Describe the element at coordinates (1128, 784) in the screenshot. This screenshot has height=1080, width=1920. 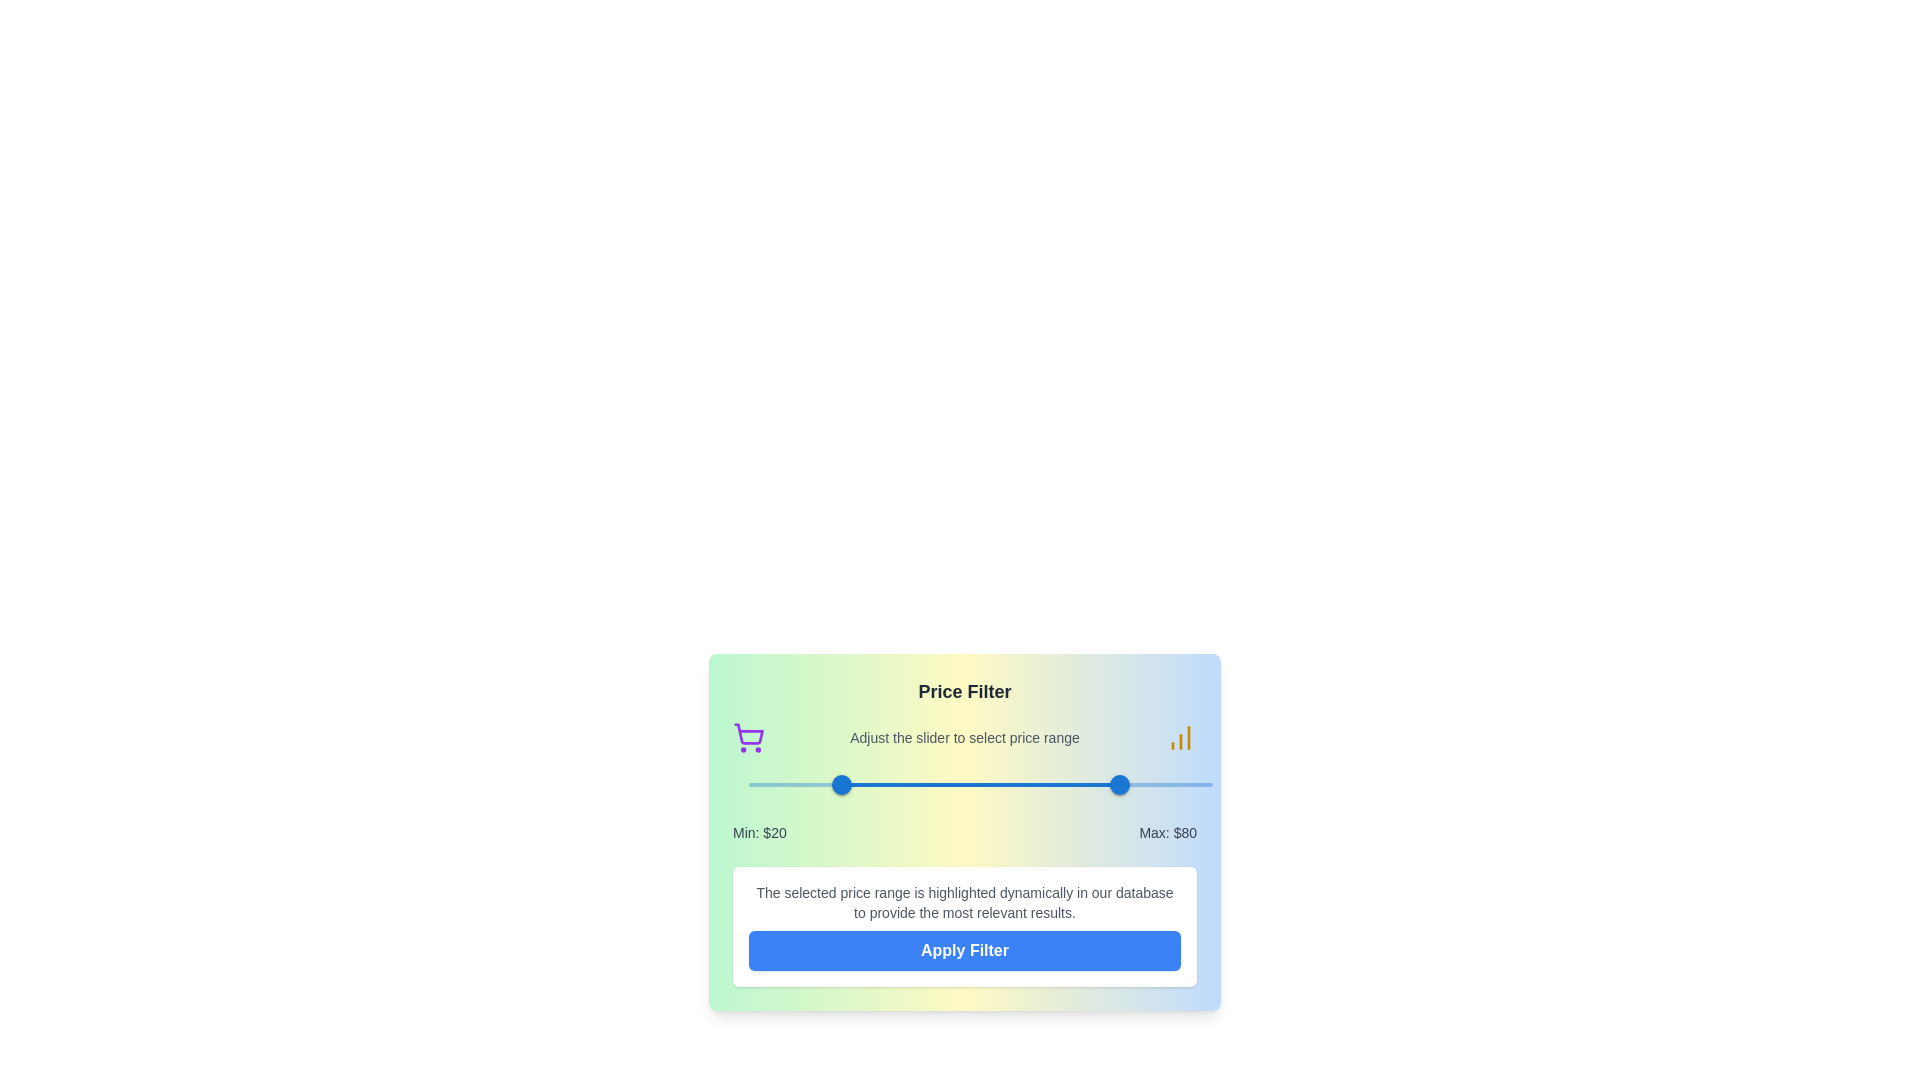
I see `slider value` at that location.